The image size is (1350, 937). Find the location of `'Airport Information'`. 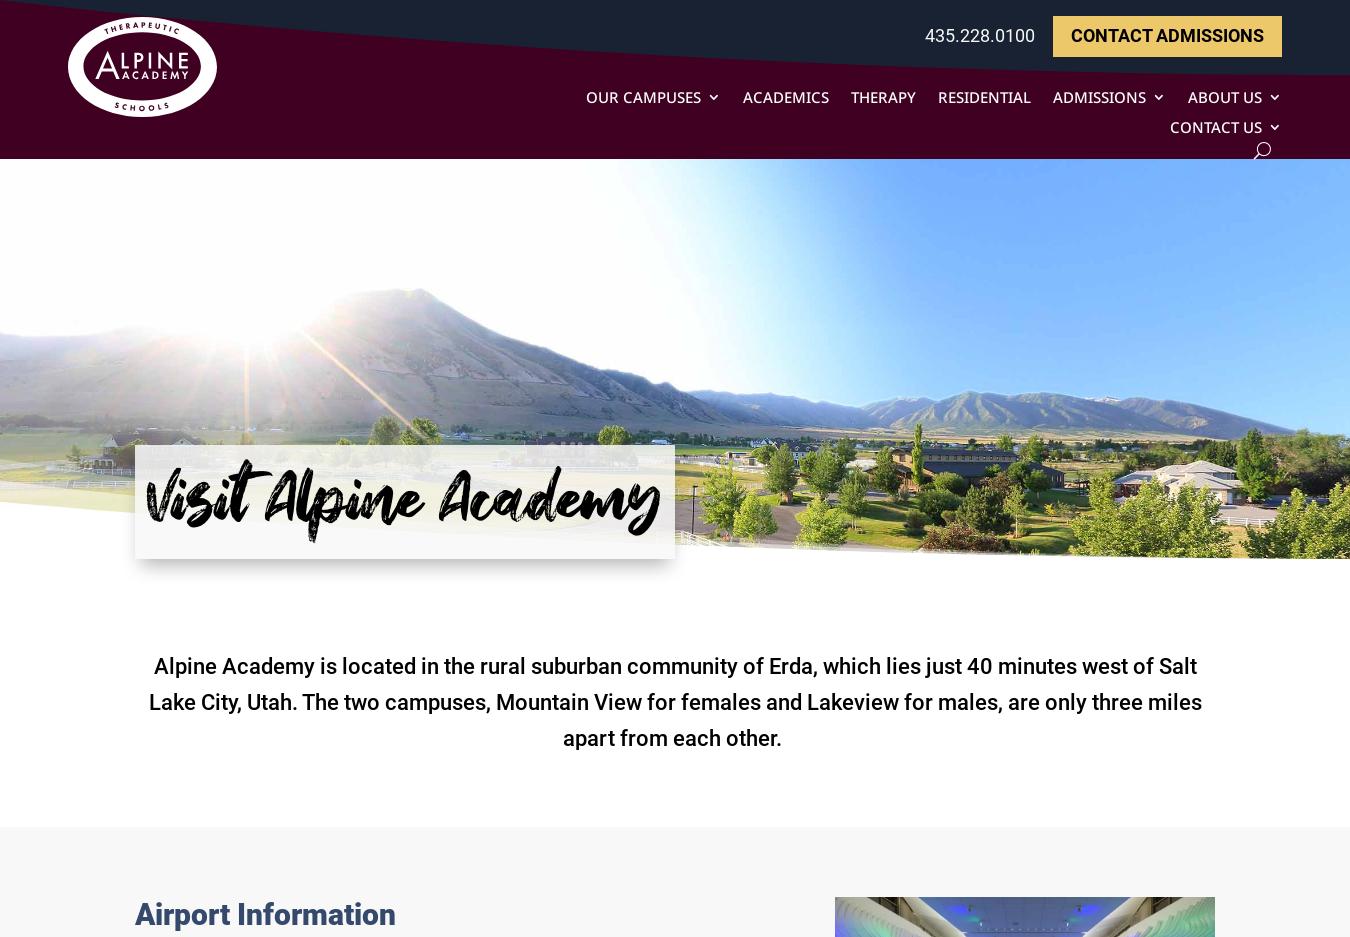

'Airport Information' is located at coordinates (264, 914).